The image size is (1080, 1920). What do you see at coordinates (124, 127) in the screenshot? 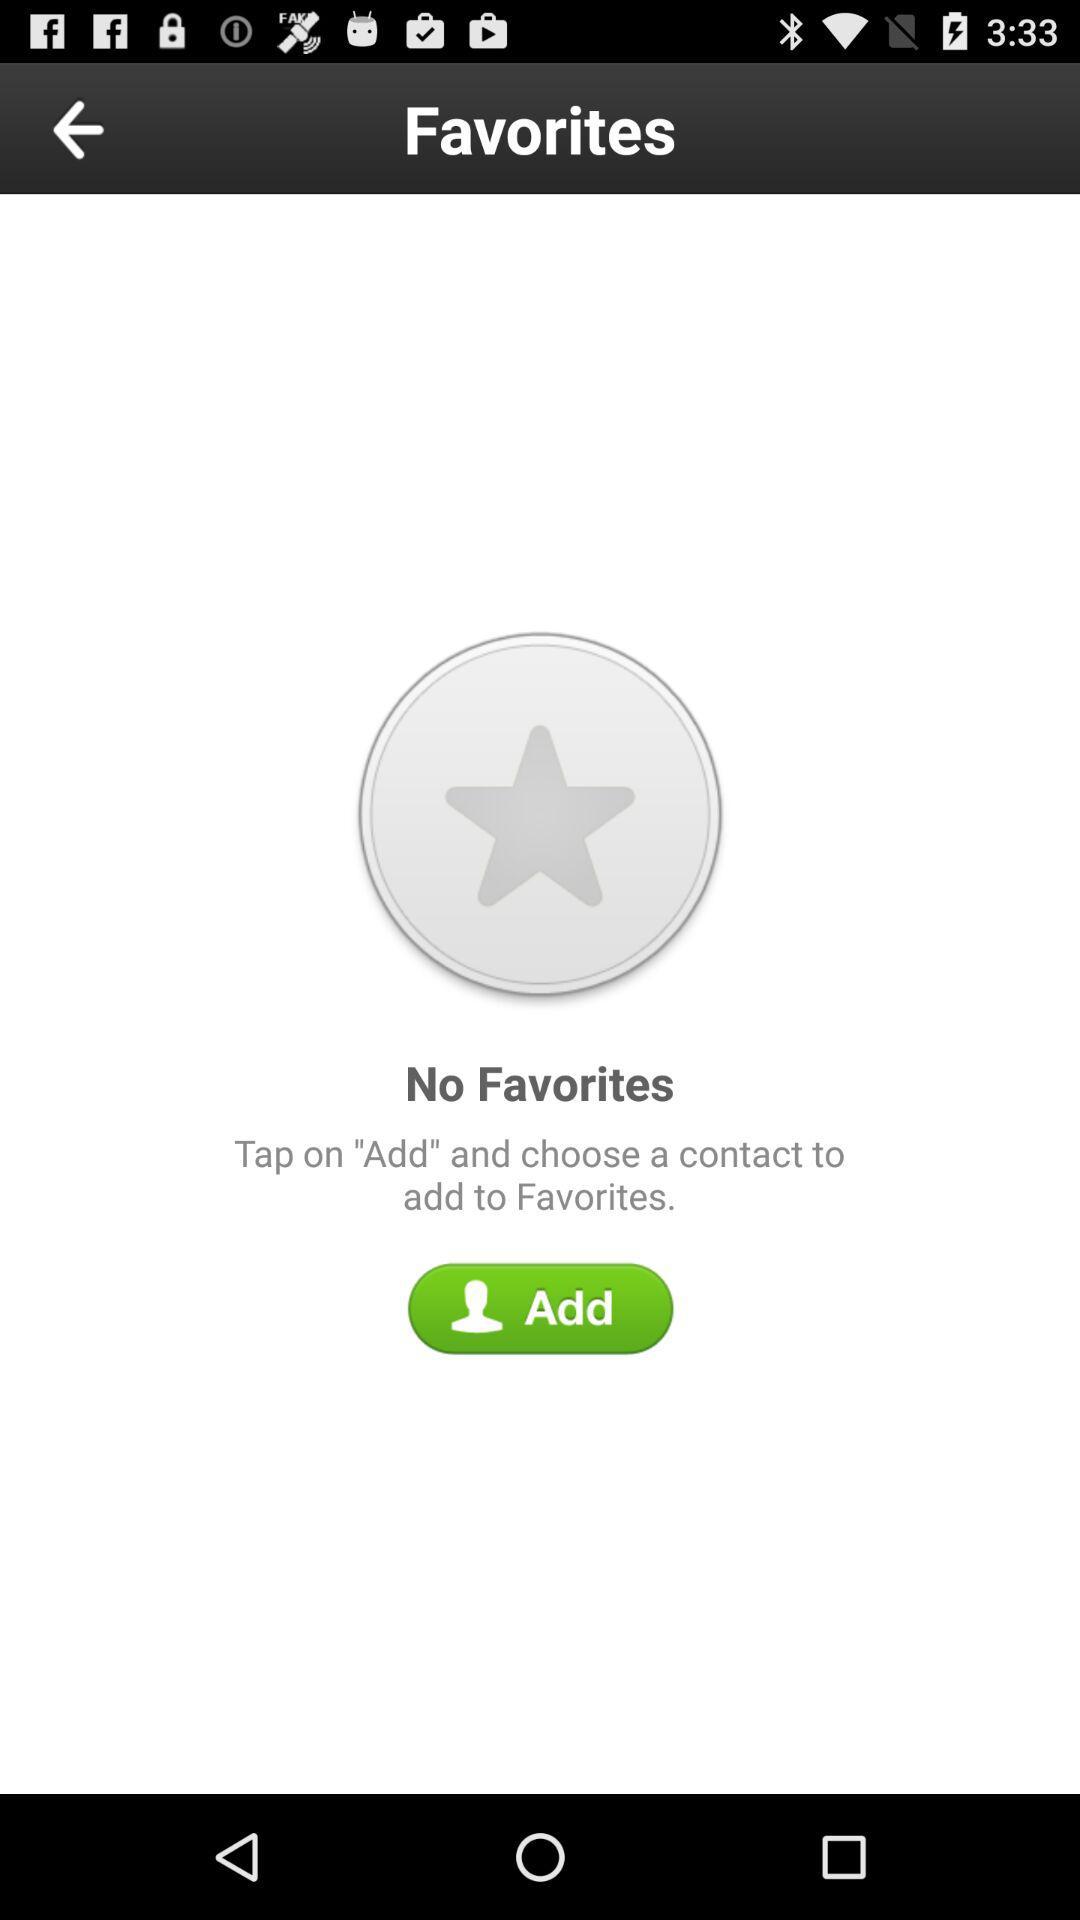
I see `item next to the favorites app` at bounding box center [124, 127].